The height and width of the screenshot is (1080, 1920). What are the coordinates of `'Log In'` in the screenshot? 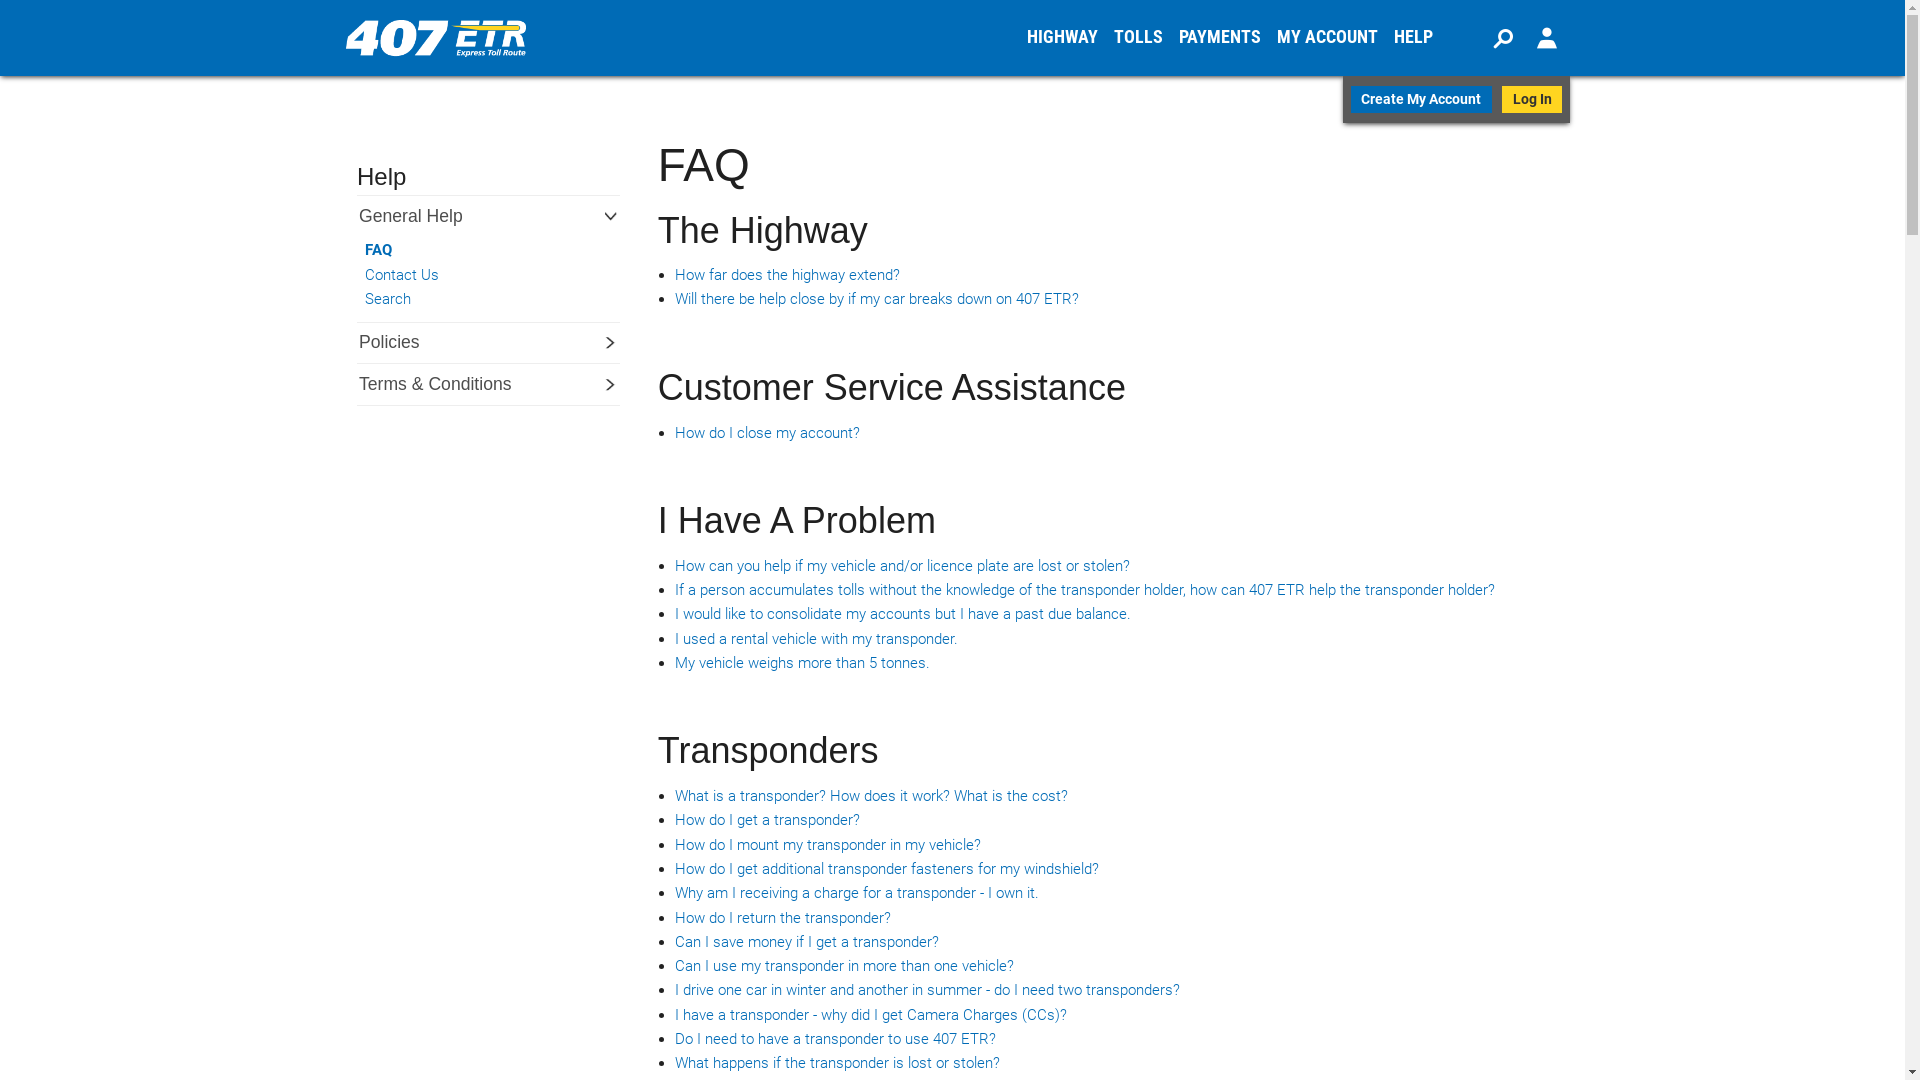 It's located at (1502, 99).